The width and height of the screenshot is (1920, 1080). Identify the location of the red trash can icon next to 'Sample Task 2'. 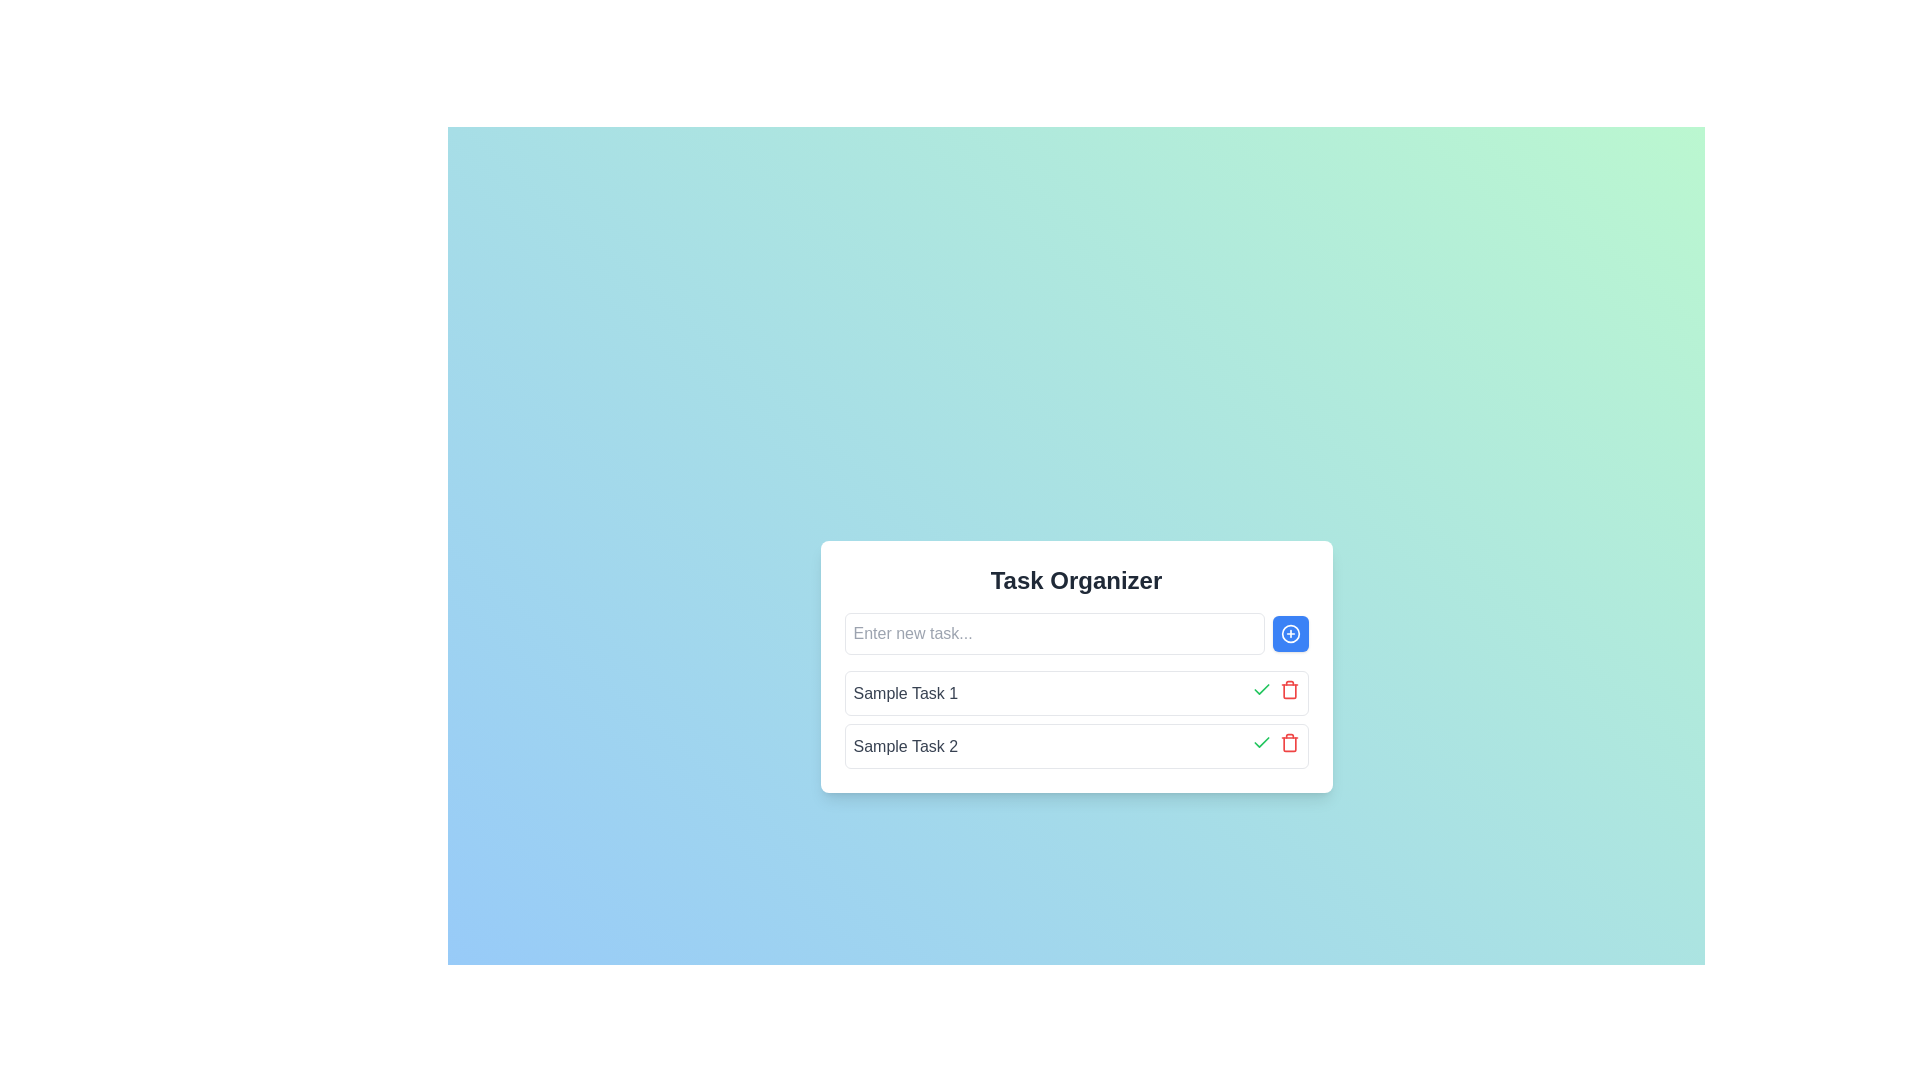
(1289, 689).